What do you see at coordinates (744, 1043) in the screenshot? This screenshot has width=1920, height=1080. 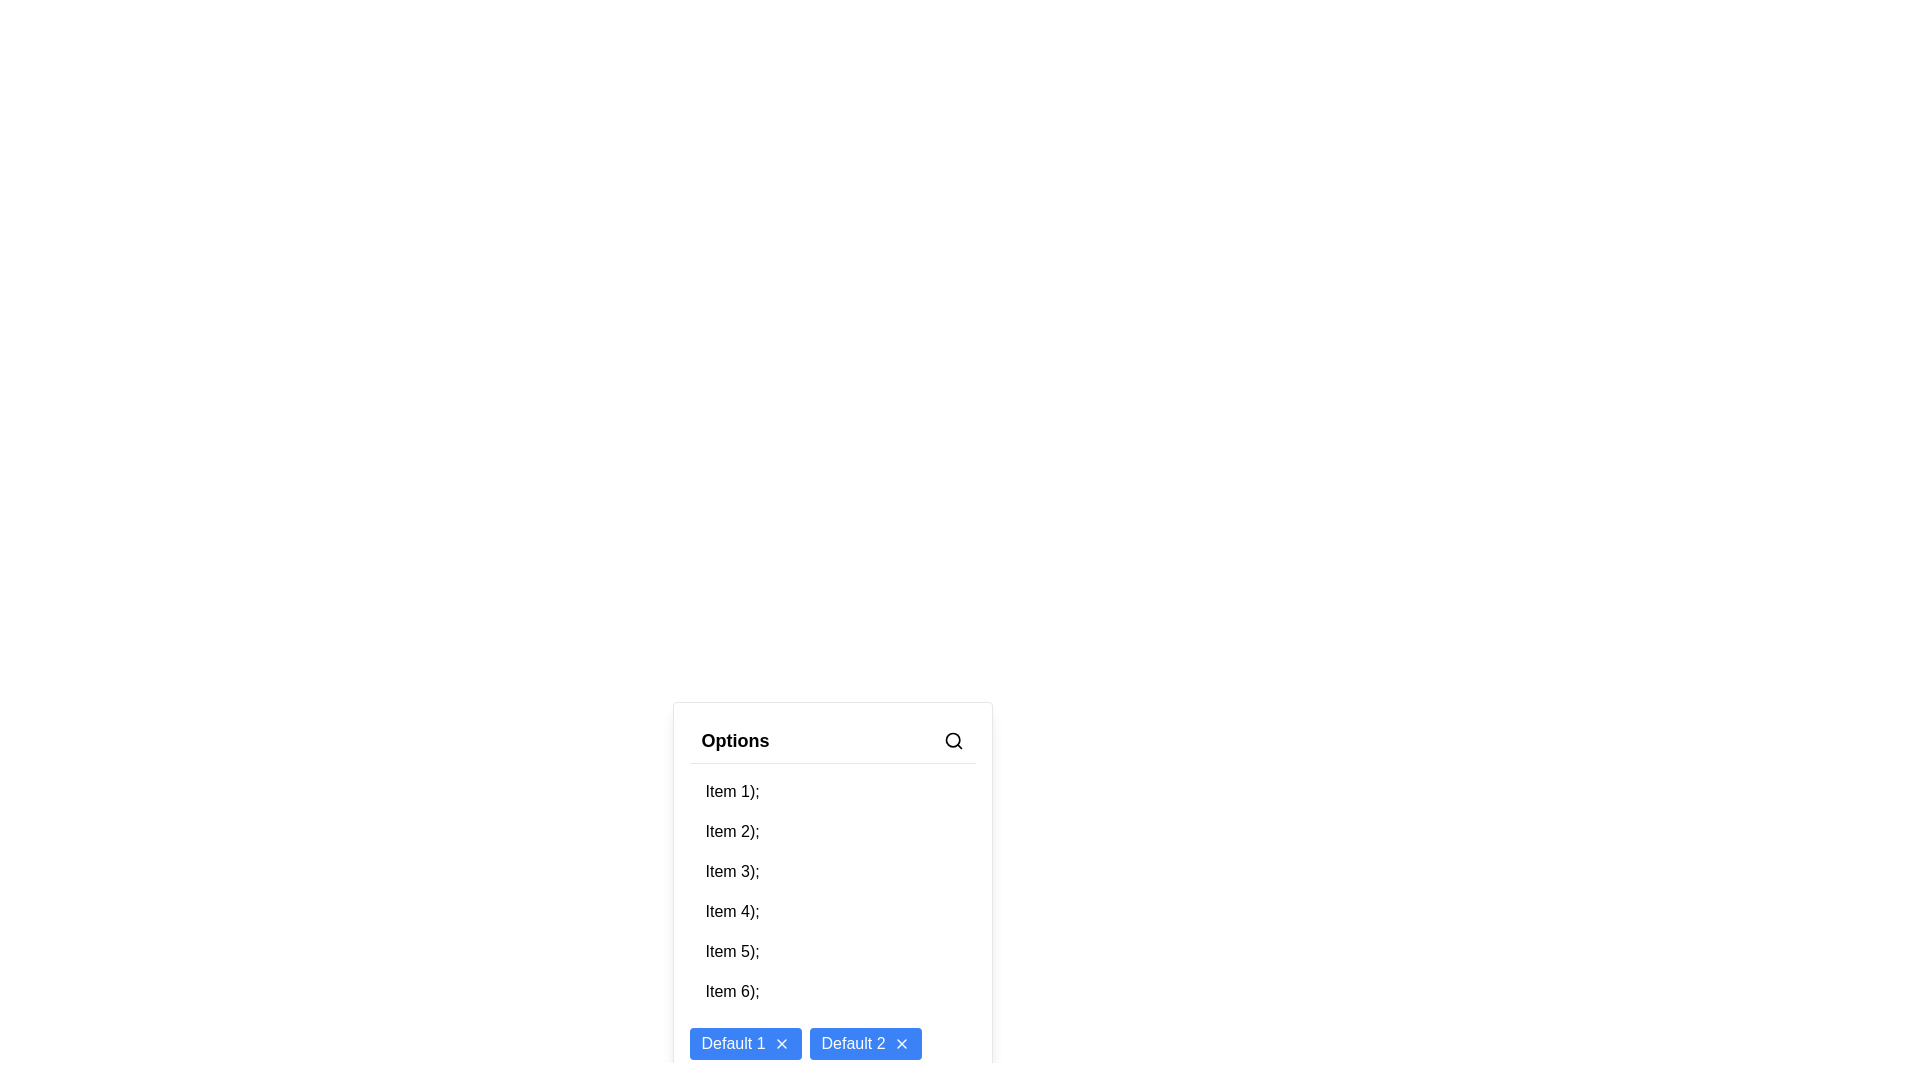 I see `the first button in the horizontal list below the 'Options' dropdown` at bounding box center [744, 1043].